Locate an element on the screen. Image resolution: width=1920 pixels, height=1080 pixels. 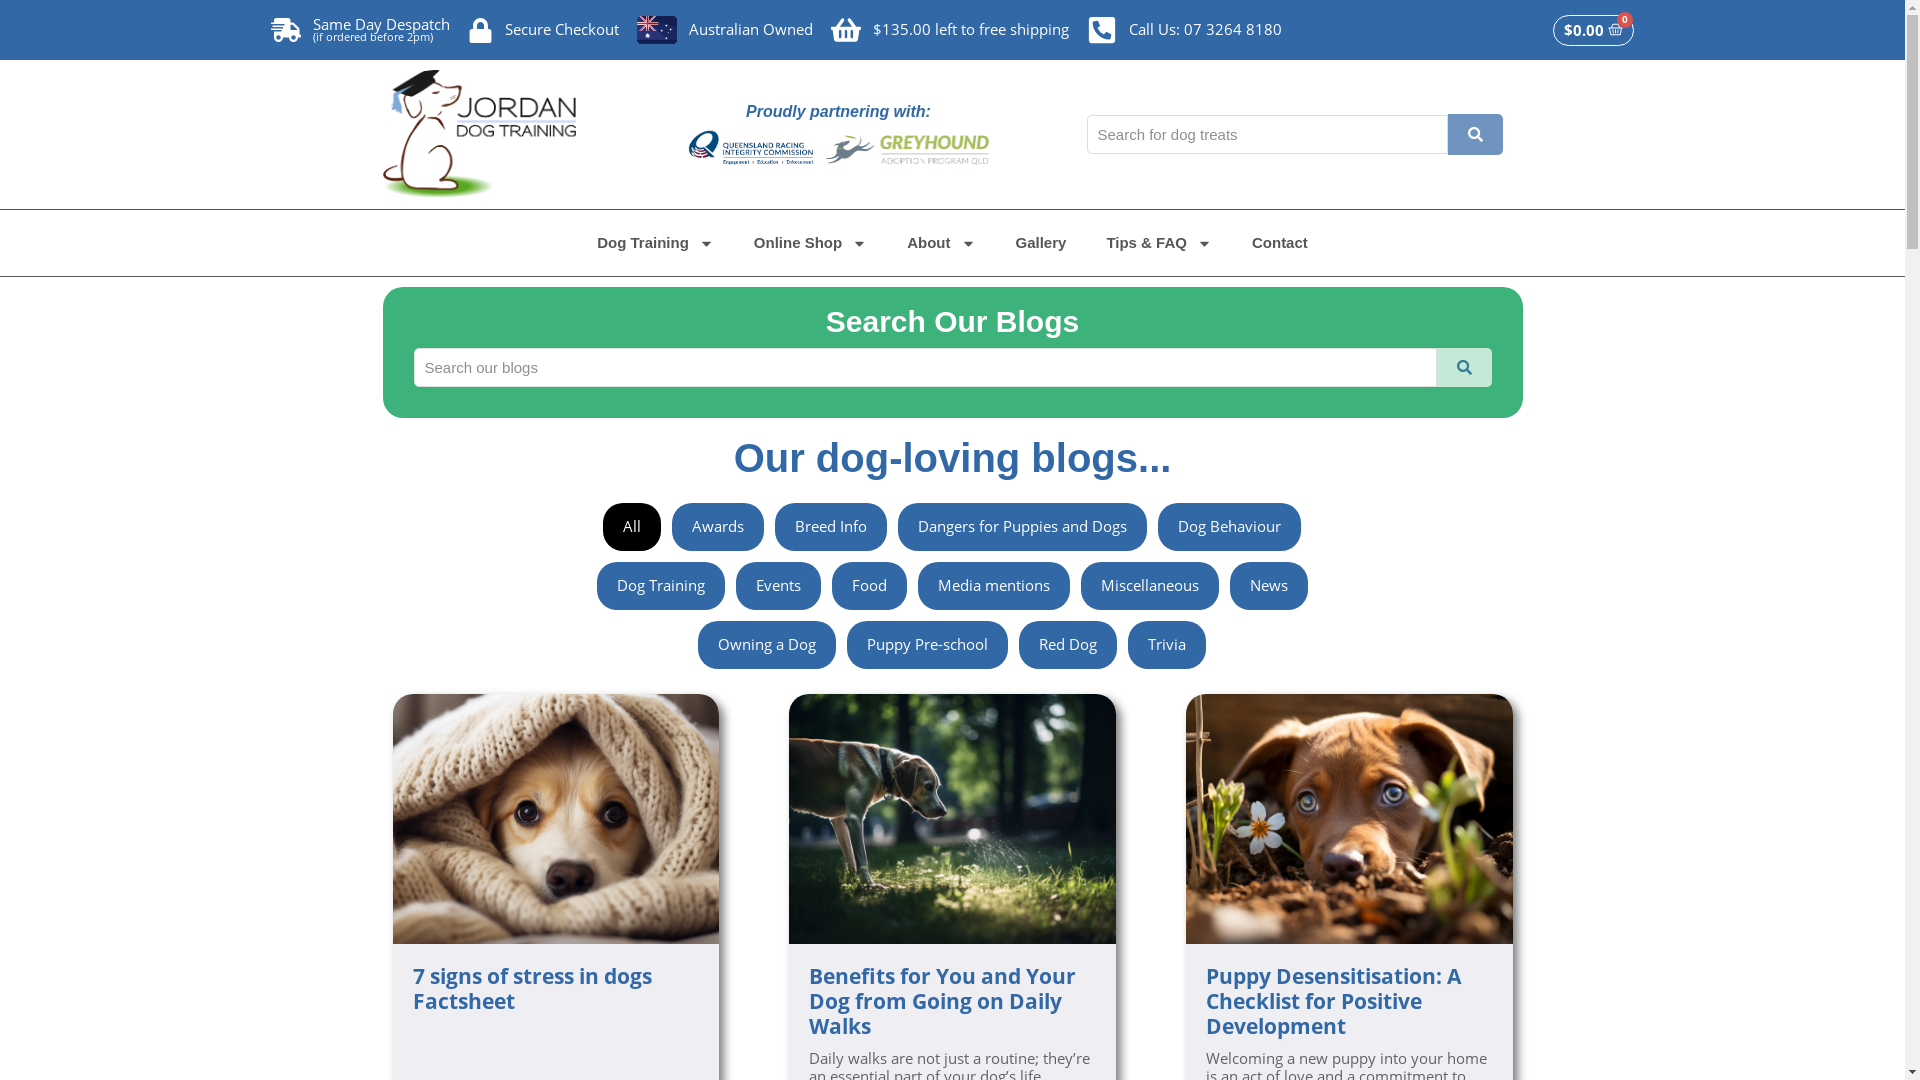
'Awards' is located at coordinates (672, 526).